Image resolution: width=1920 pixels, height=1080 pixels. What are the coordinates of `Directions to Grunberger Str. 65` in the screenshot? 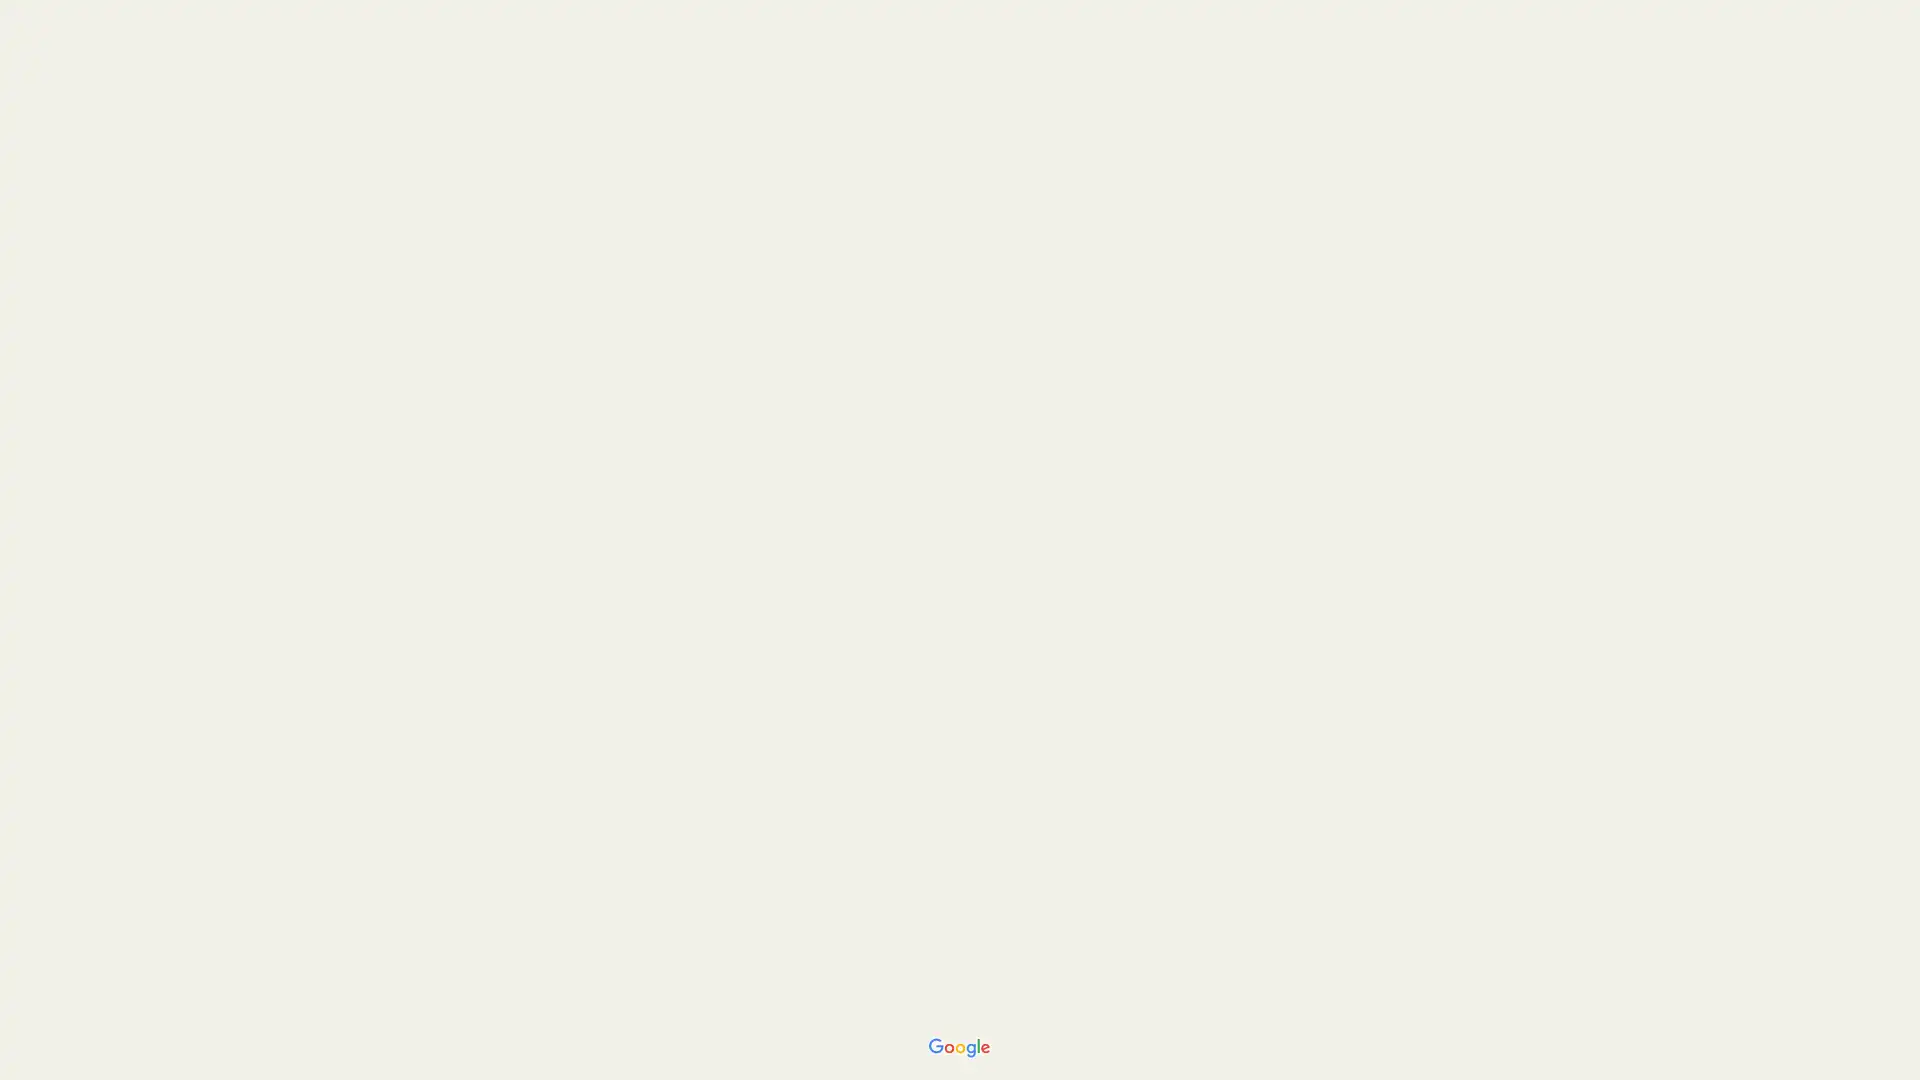 It's located at (57, 401).